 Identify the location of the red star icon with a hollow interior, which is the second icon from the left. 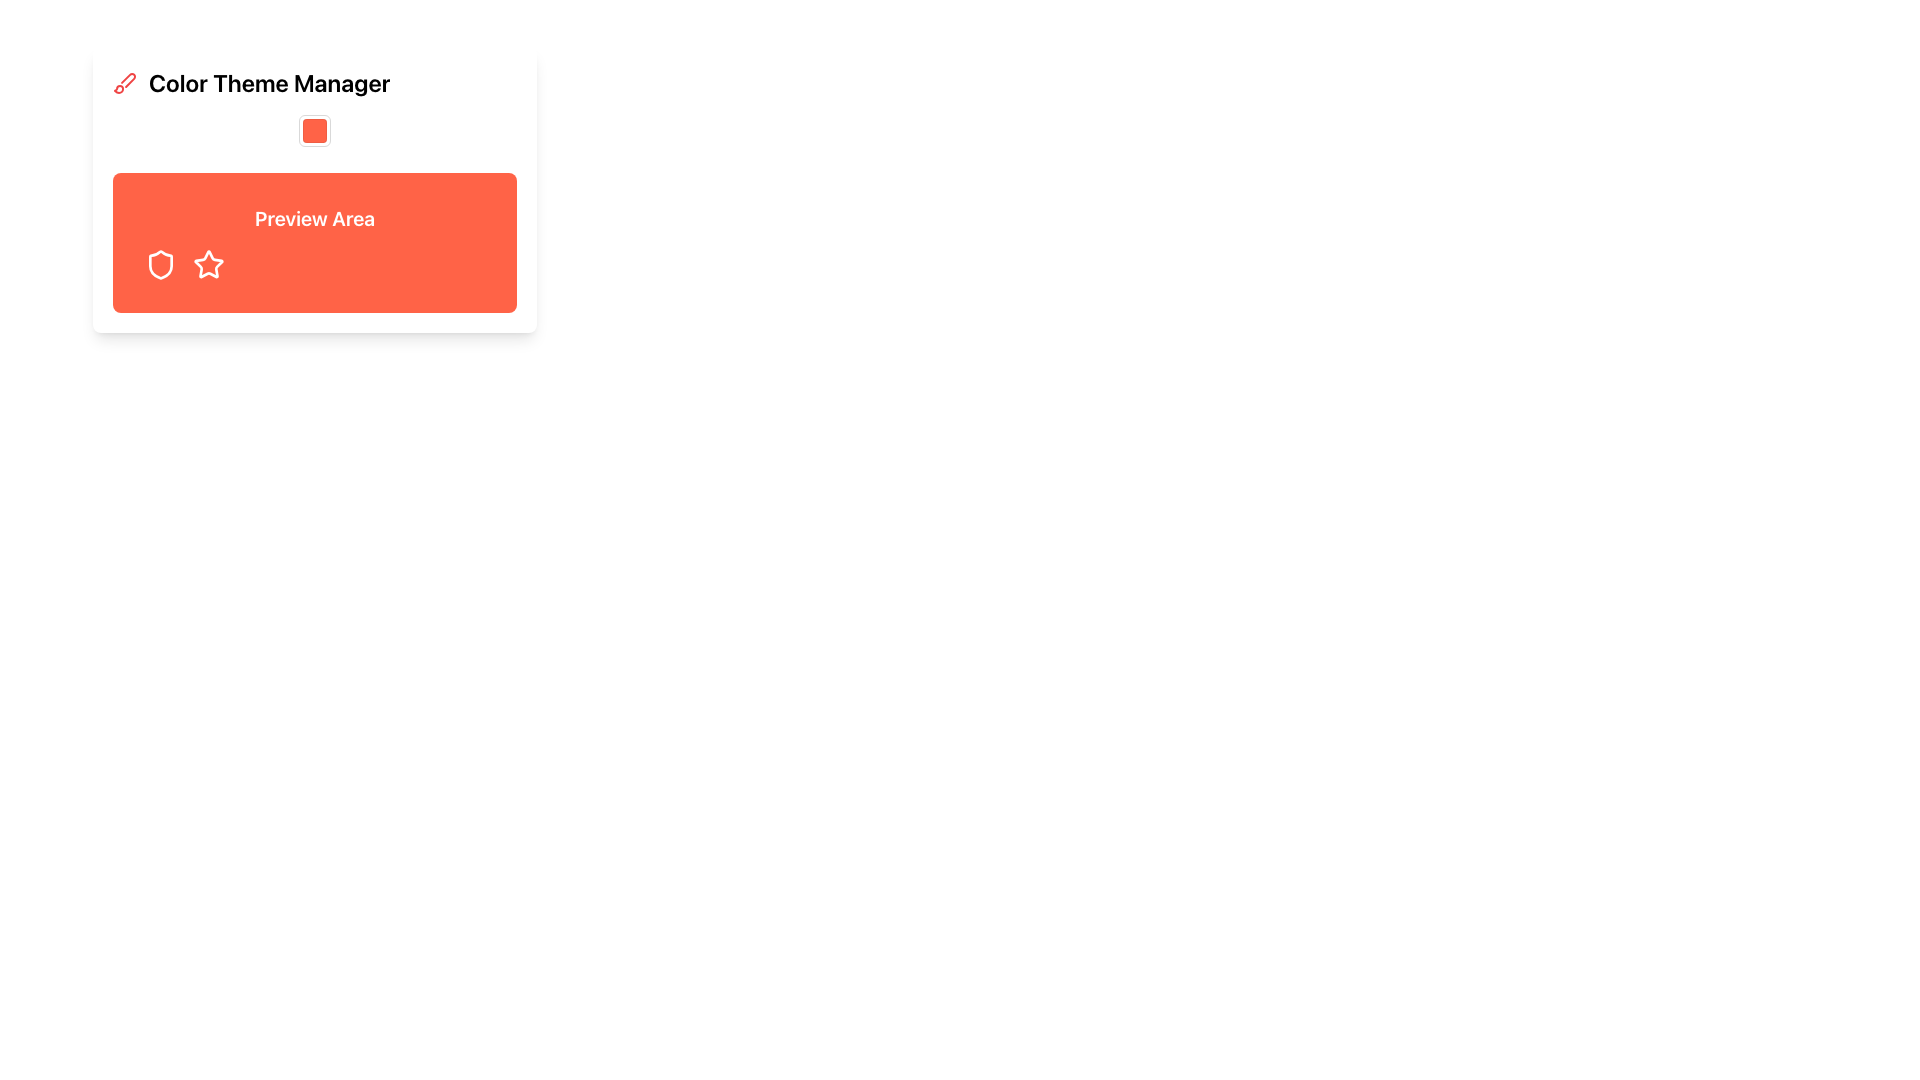
(207, 262).